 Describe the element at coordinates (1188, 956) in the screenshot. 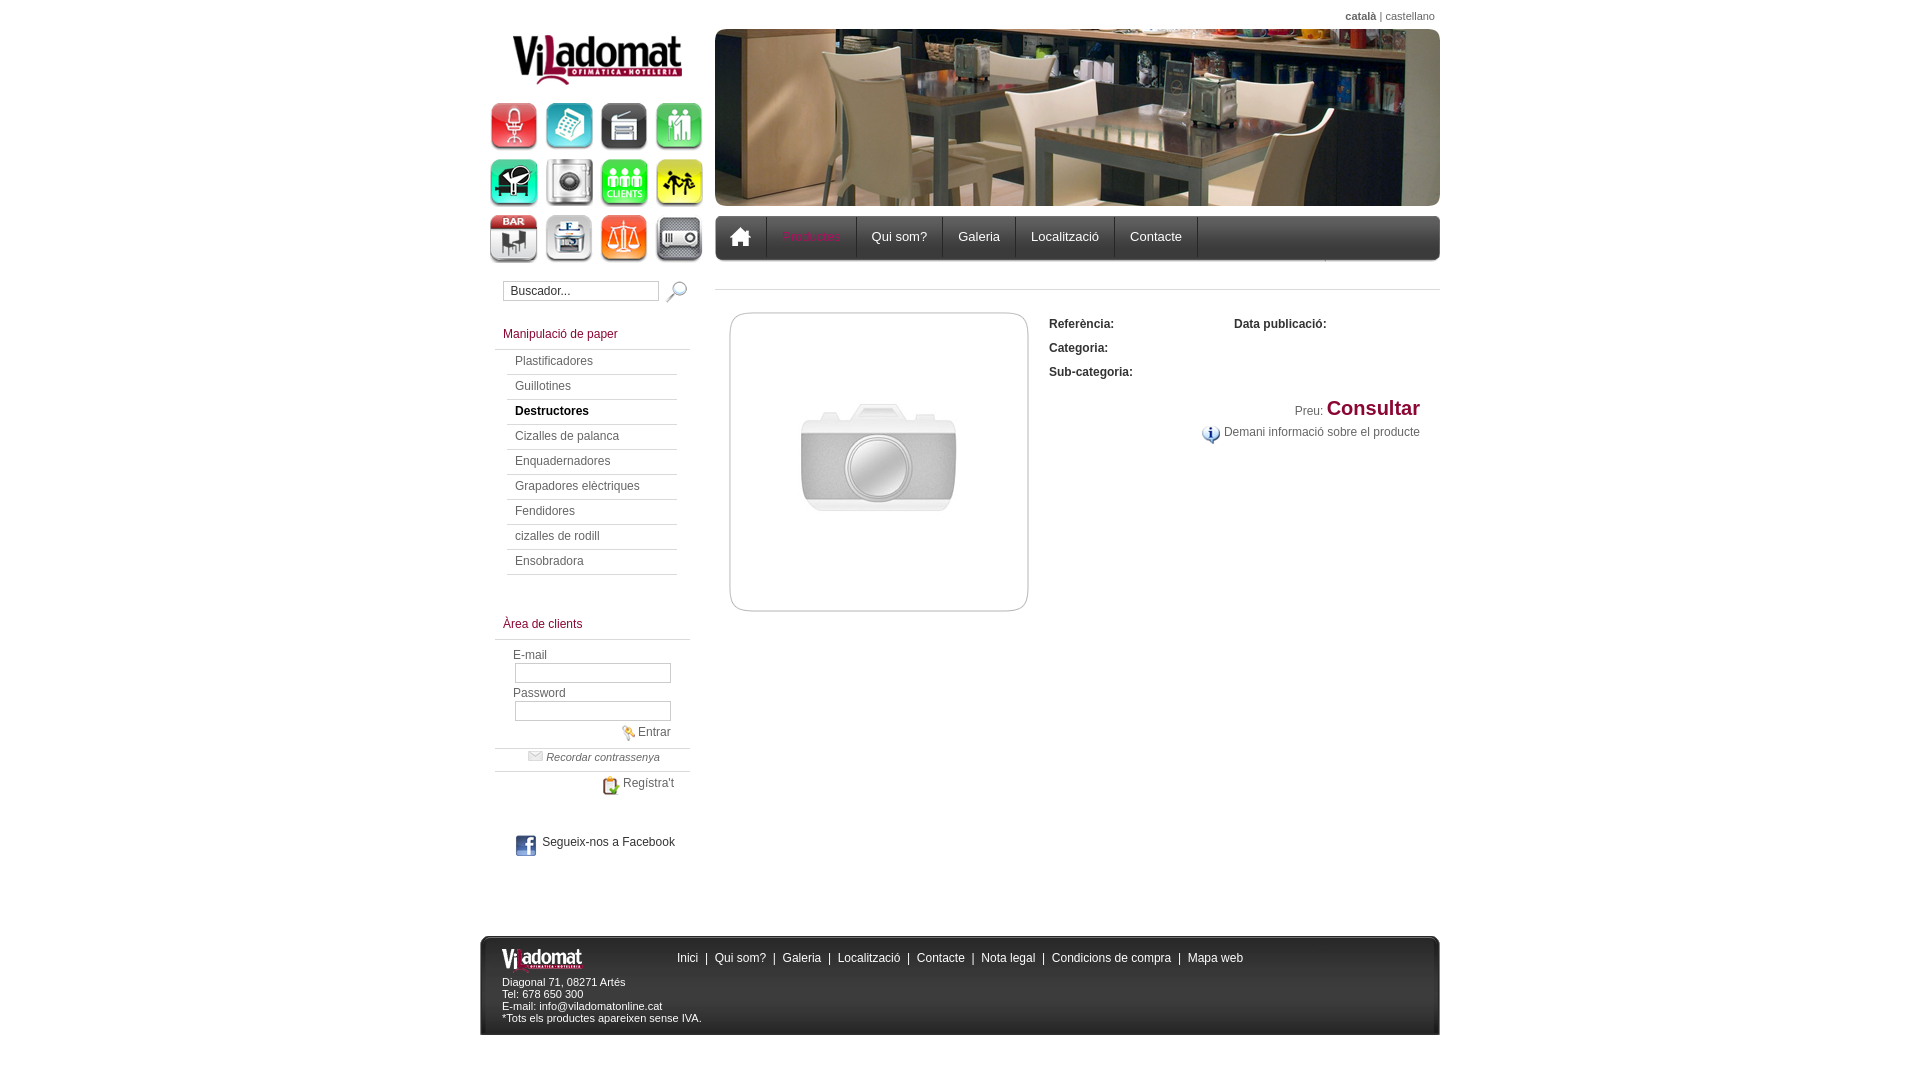

I see `'Mapa web'` at that location.